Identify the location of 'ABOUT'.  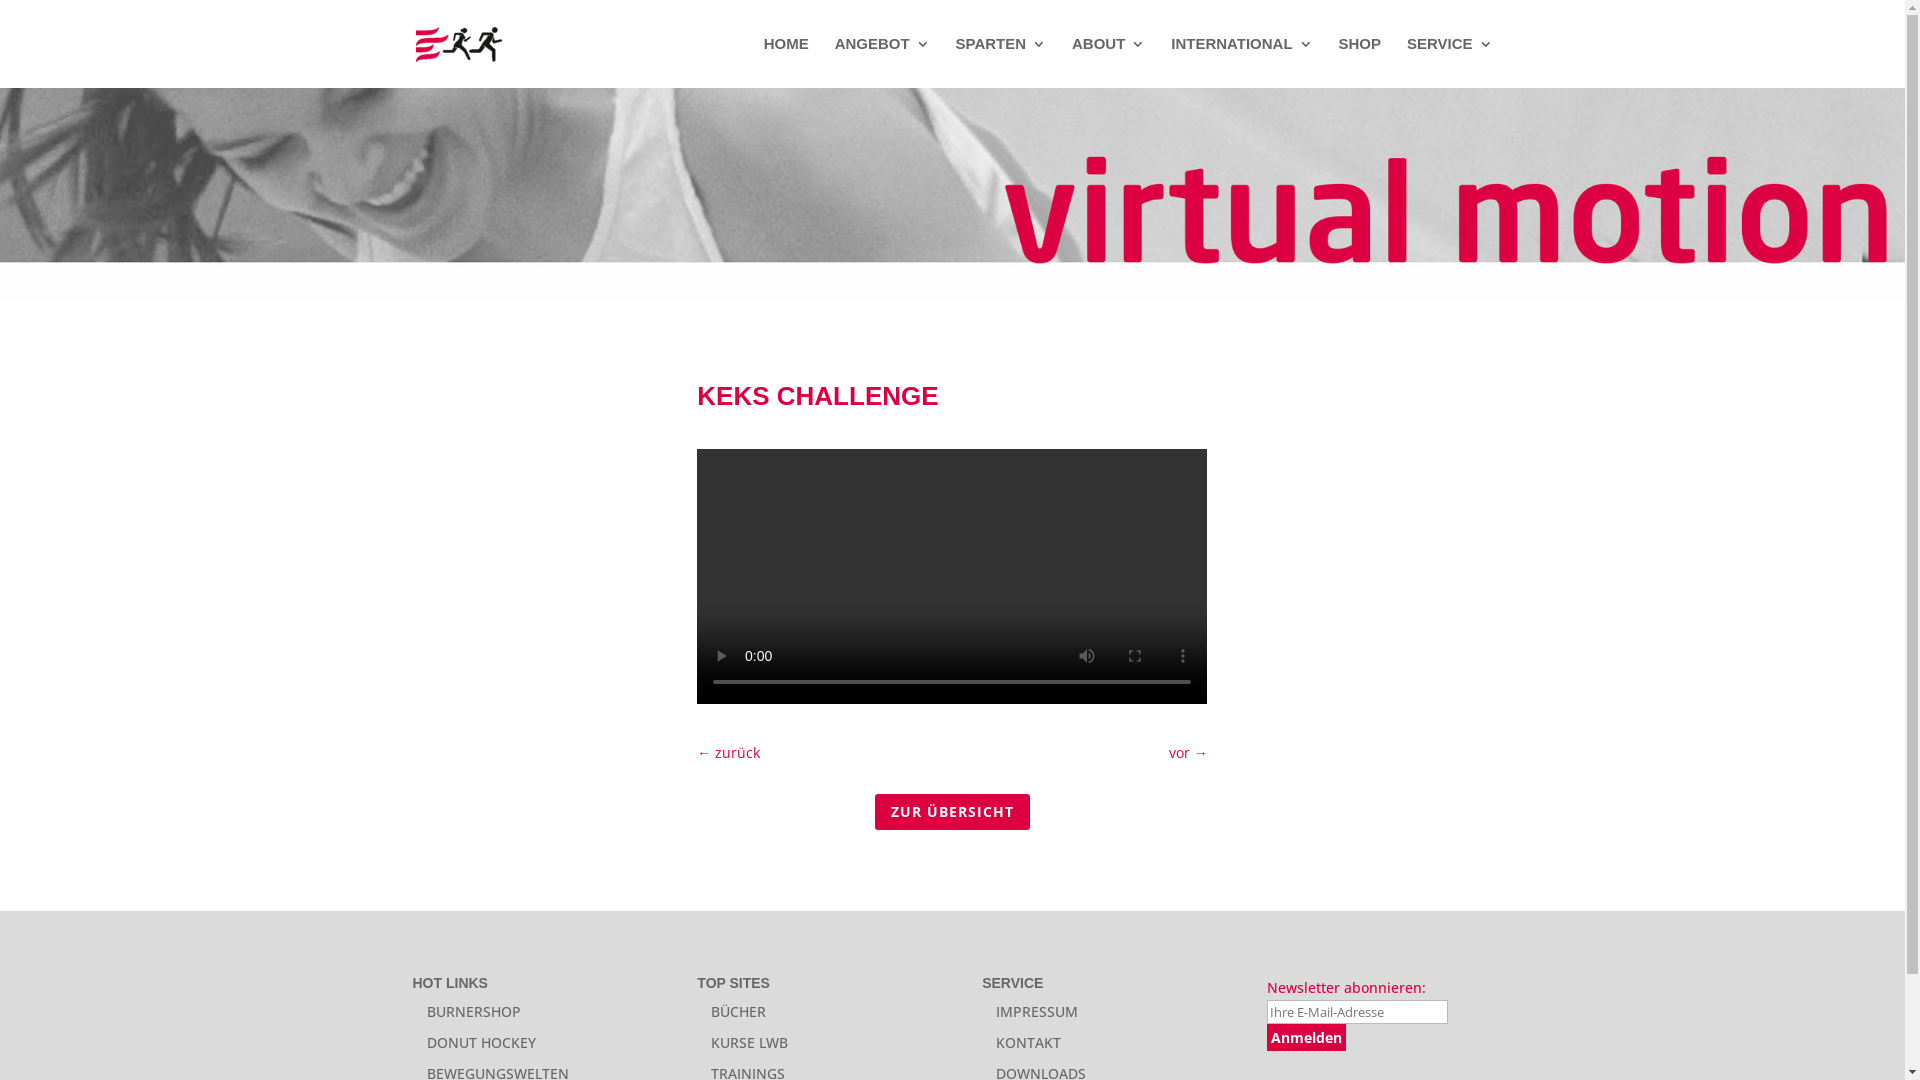
(1107, 61).